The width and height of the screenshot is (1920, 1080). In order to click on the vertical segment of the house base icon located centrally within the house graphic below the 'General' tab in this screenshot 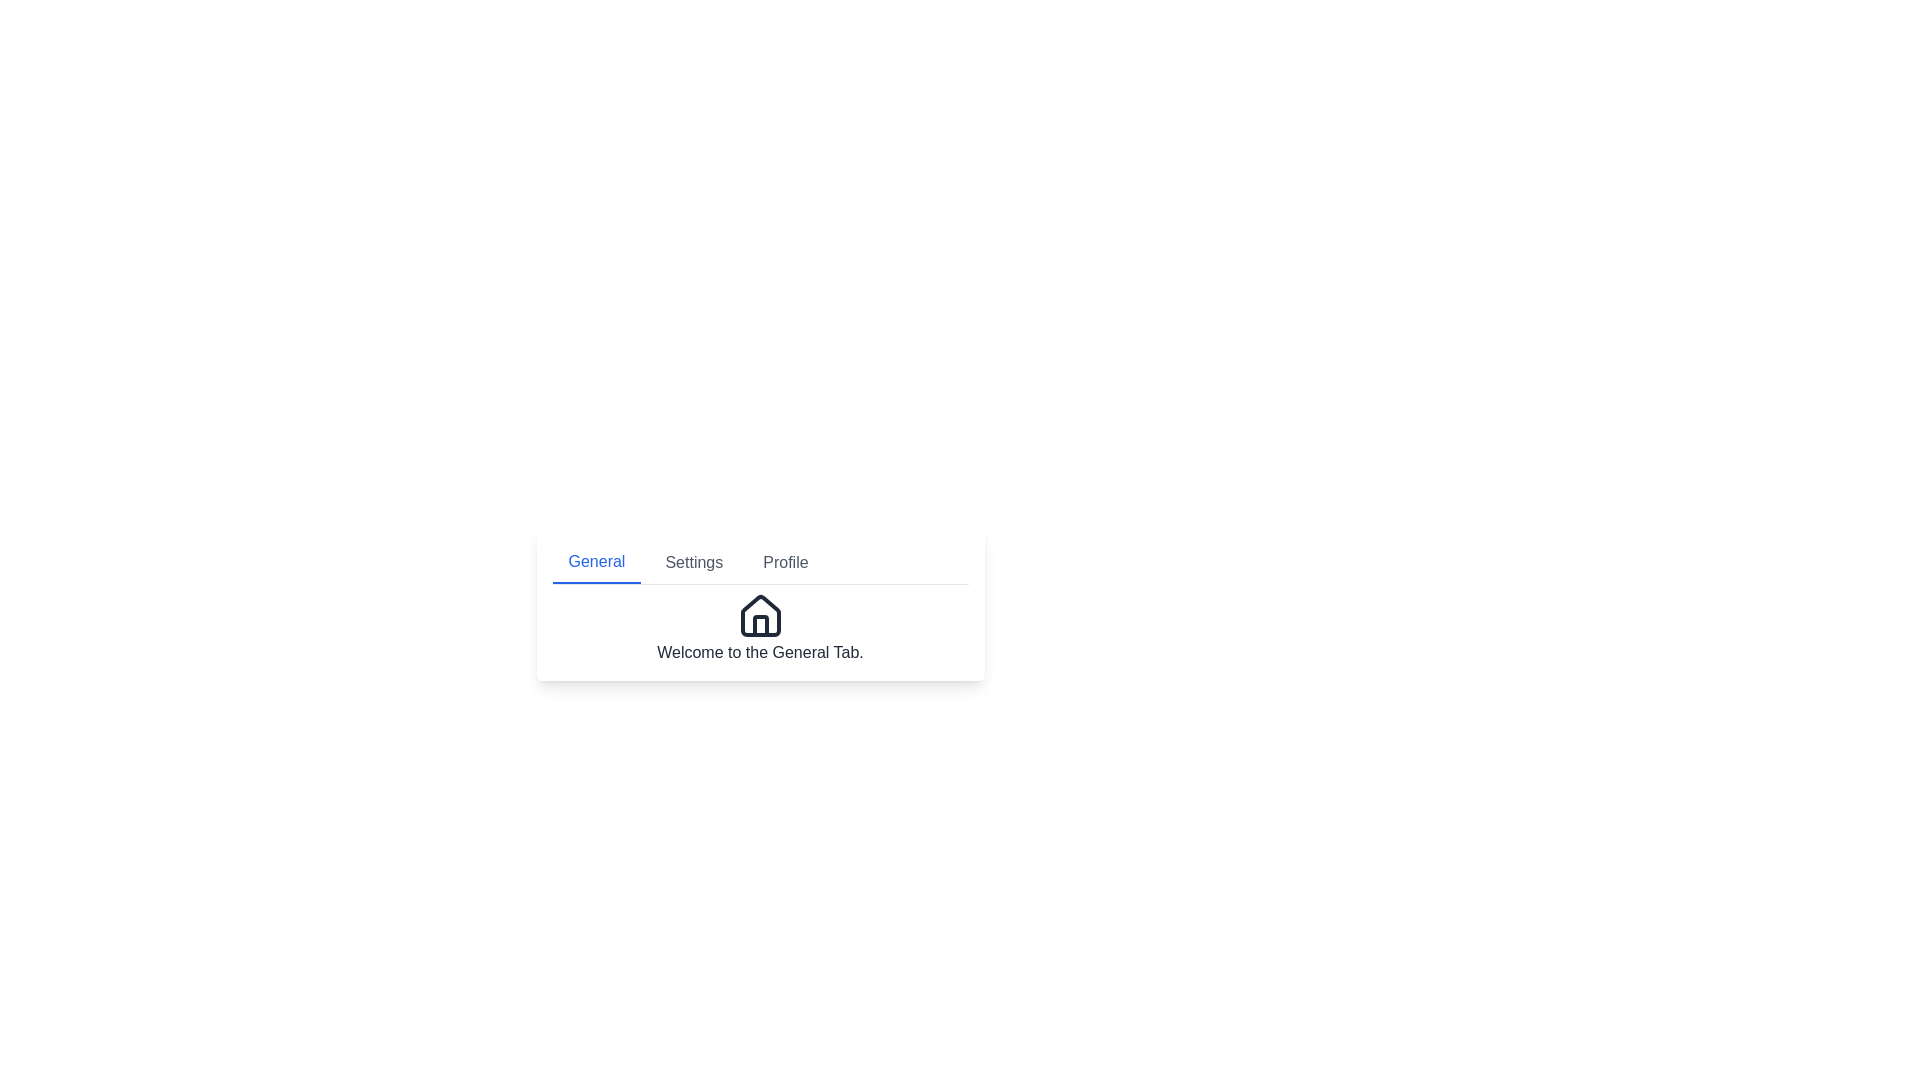, I will do `click(759, 624)`.